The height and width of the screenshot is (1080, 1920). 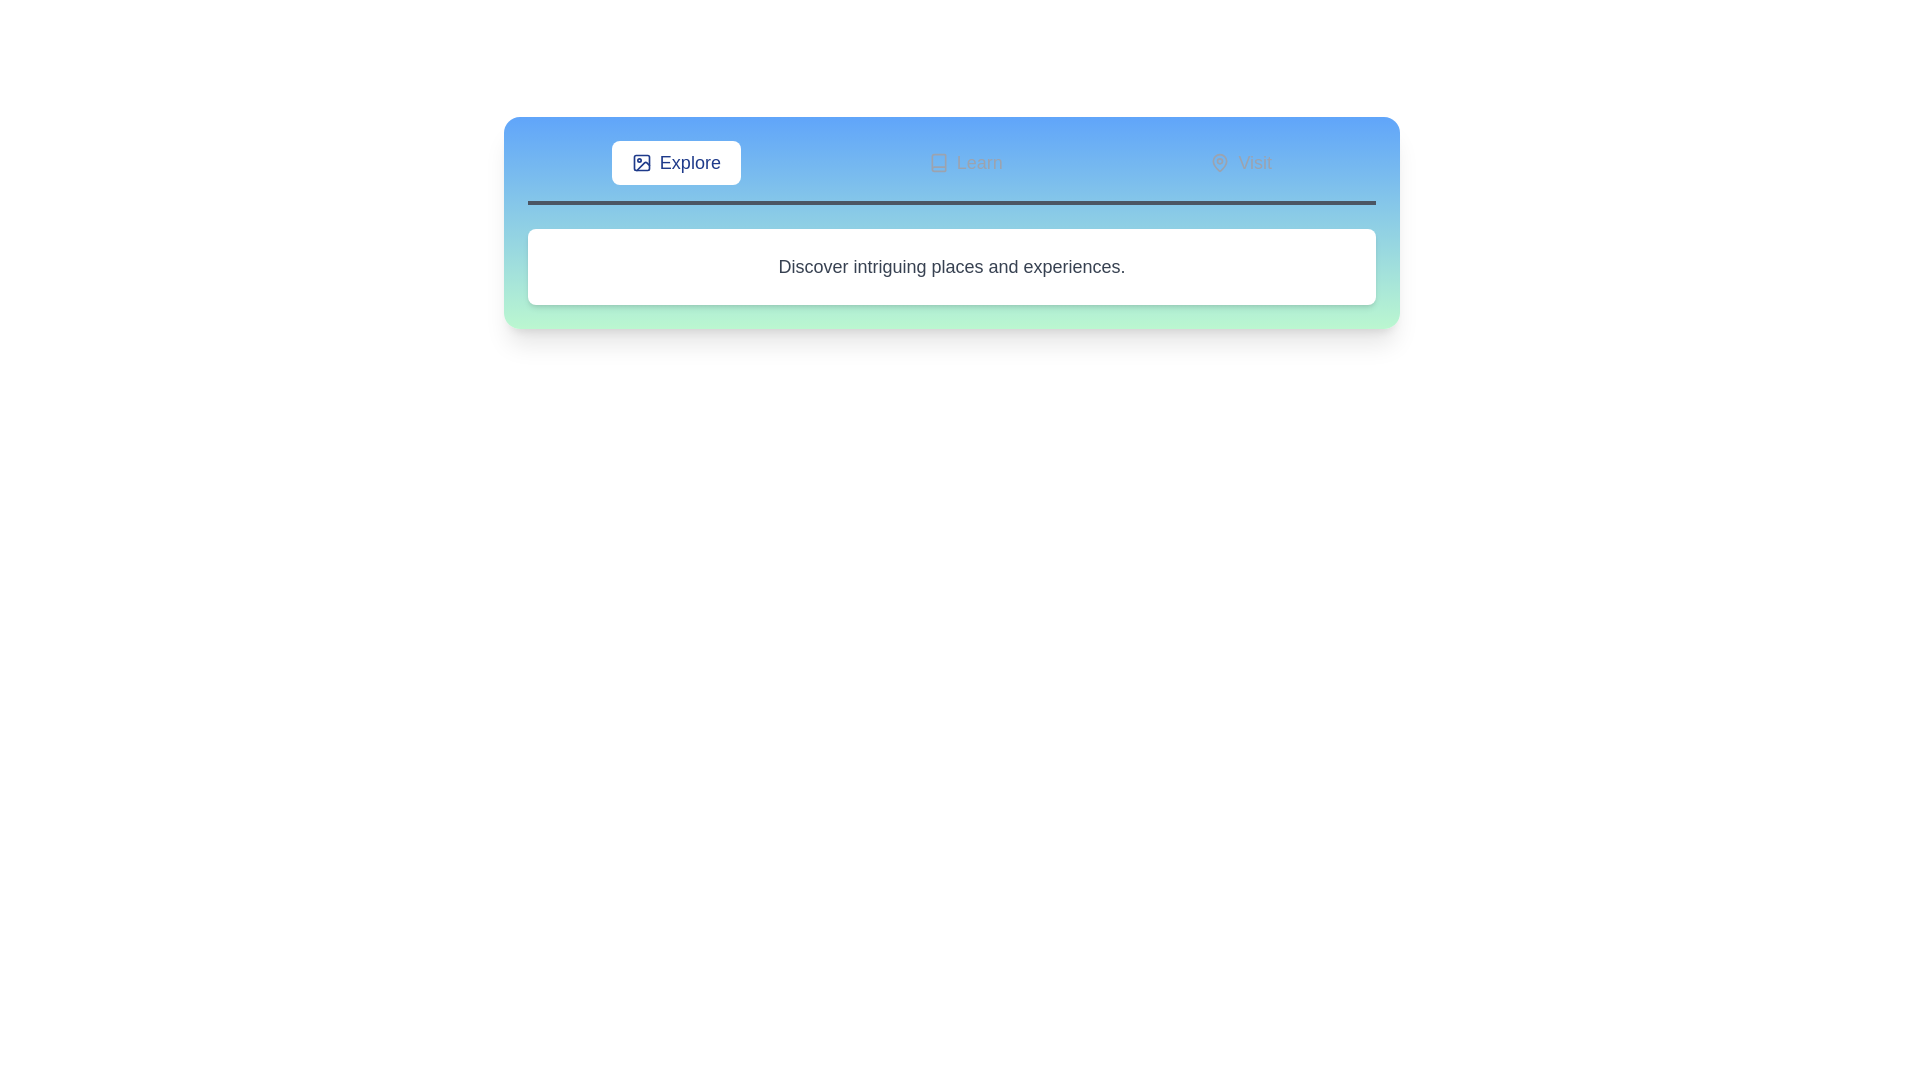 I want to click on the open book icon in the navigation bar next to the 'Learn' text, so click(x=937, y=161).